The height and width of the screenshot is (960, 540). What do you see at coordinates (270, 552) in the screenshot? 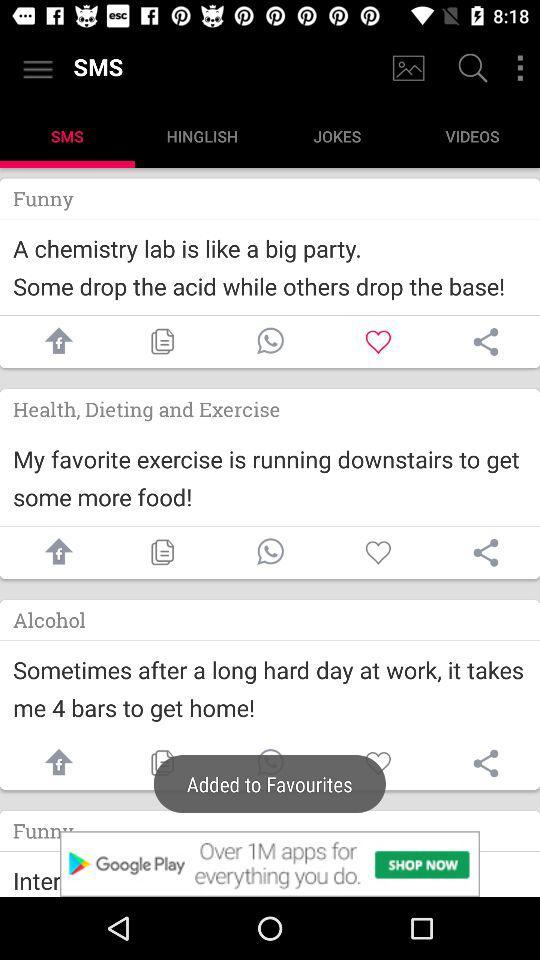
I see `call them` at bounding box center [270, 552].